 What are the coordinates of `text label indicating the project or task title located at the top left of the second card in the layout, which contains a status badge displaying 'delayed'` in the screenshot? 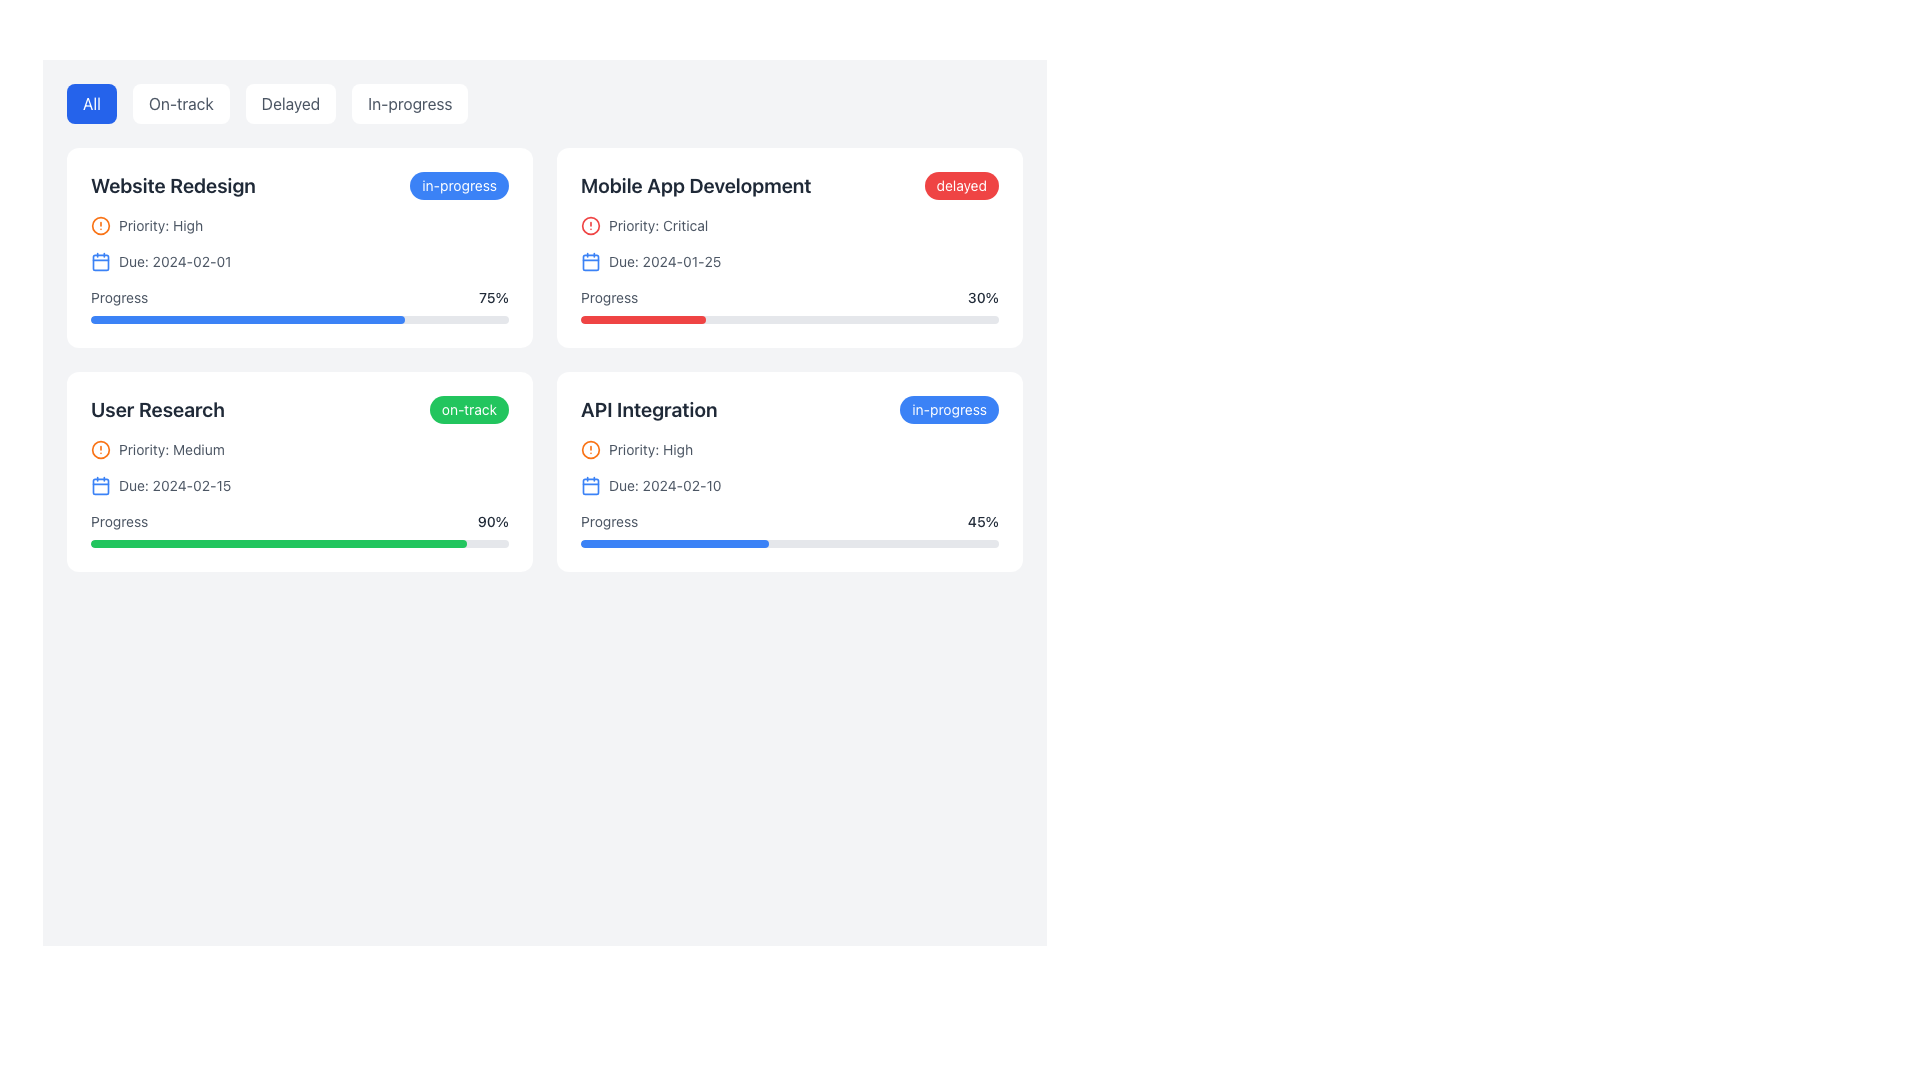 It's located at (696, 185).